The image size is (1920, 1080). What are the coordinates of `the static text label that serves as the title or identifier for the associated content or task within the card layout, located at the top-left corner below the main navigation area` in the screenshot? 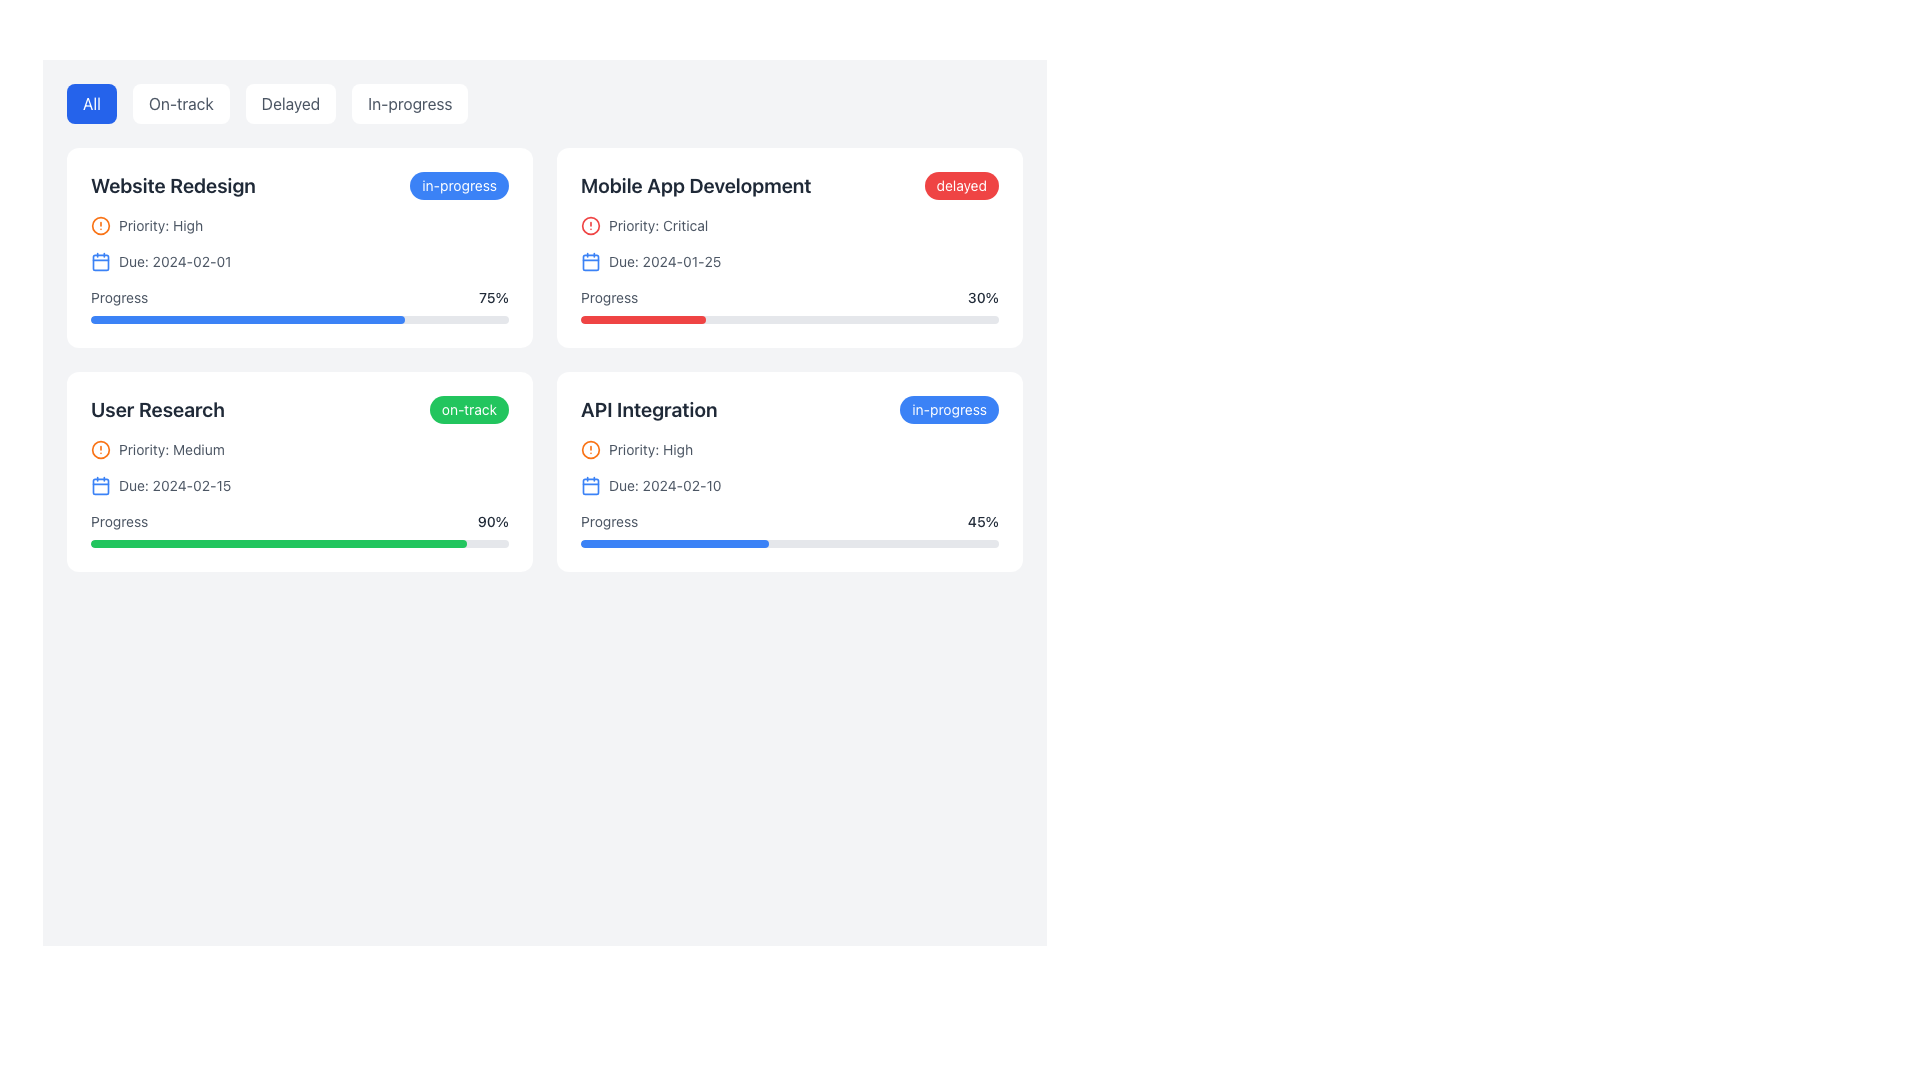 It's located at (157, 408).